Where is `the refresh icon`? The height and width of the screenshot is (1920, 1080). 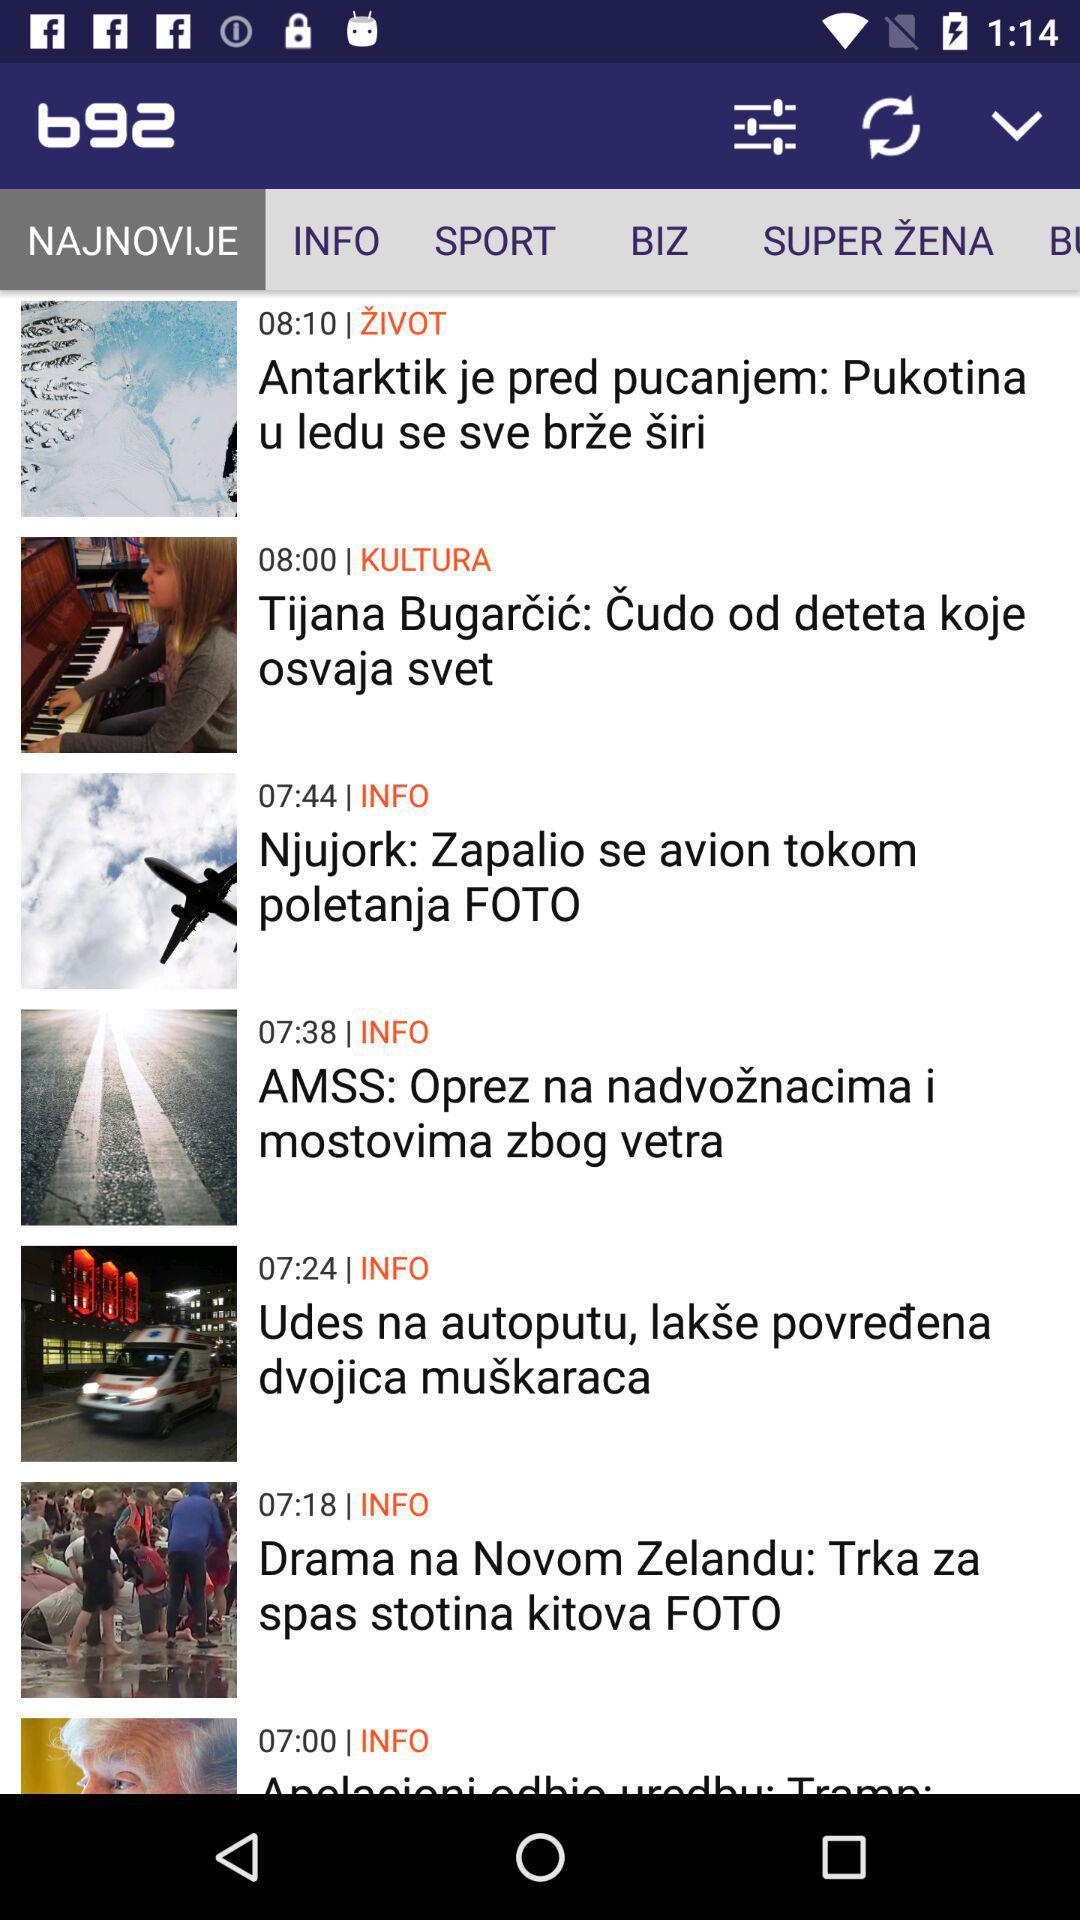 the refresh icon is located at coordinates (890, 124).